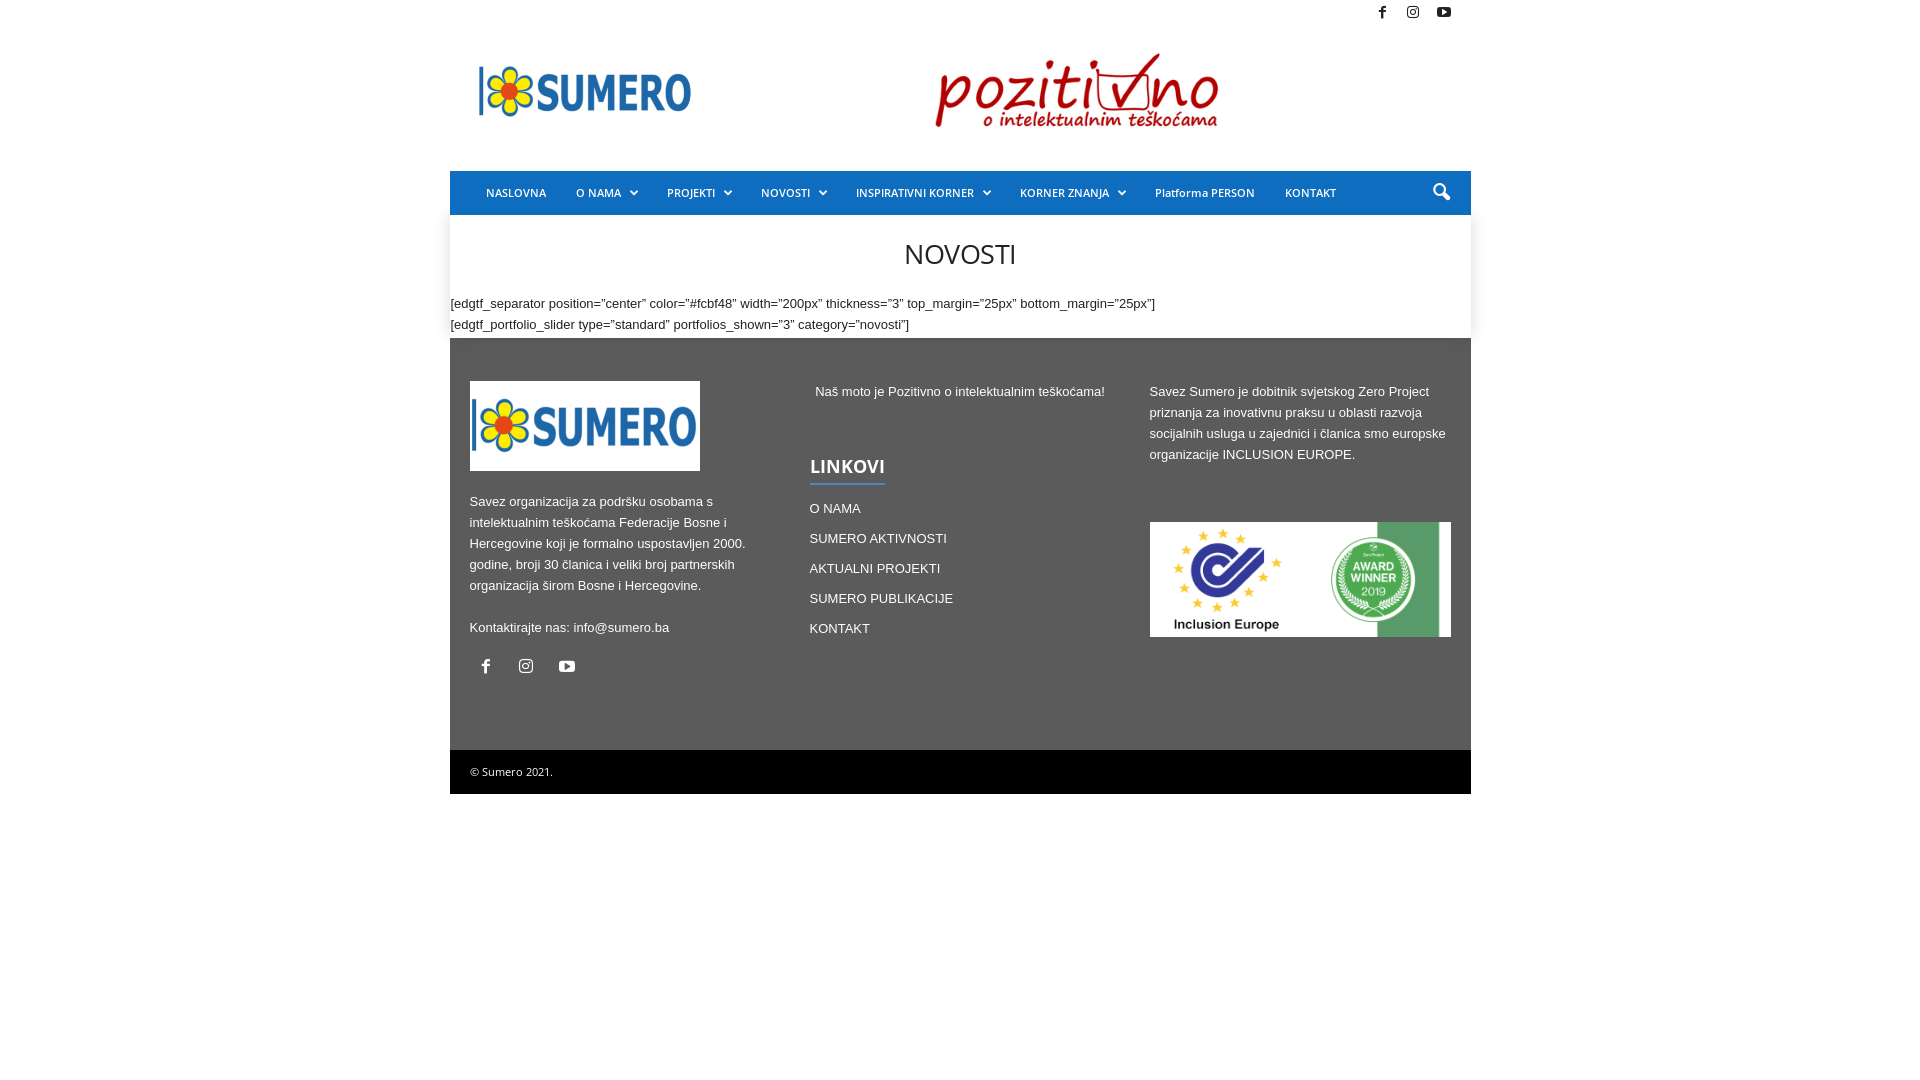 The image size is (1920, 1080). What do you see at coordinates (449, 92) in the screenshot?
I see `'SAVEZ SUMERO'` at bounding box center [449, 92].